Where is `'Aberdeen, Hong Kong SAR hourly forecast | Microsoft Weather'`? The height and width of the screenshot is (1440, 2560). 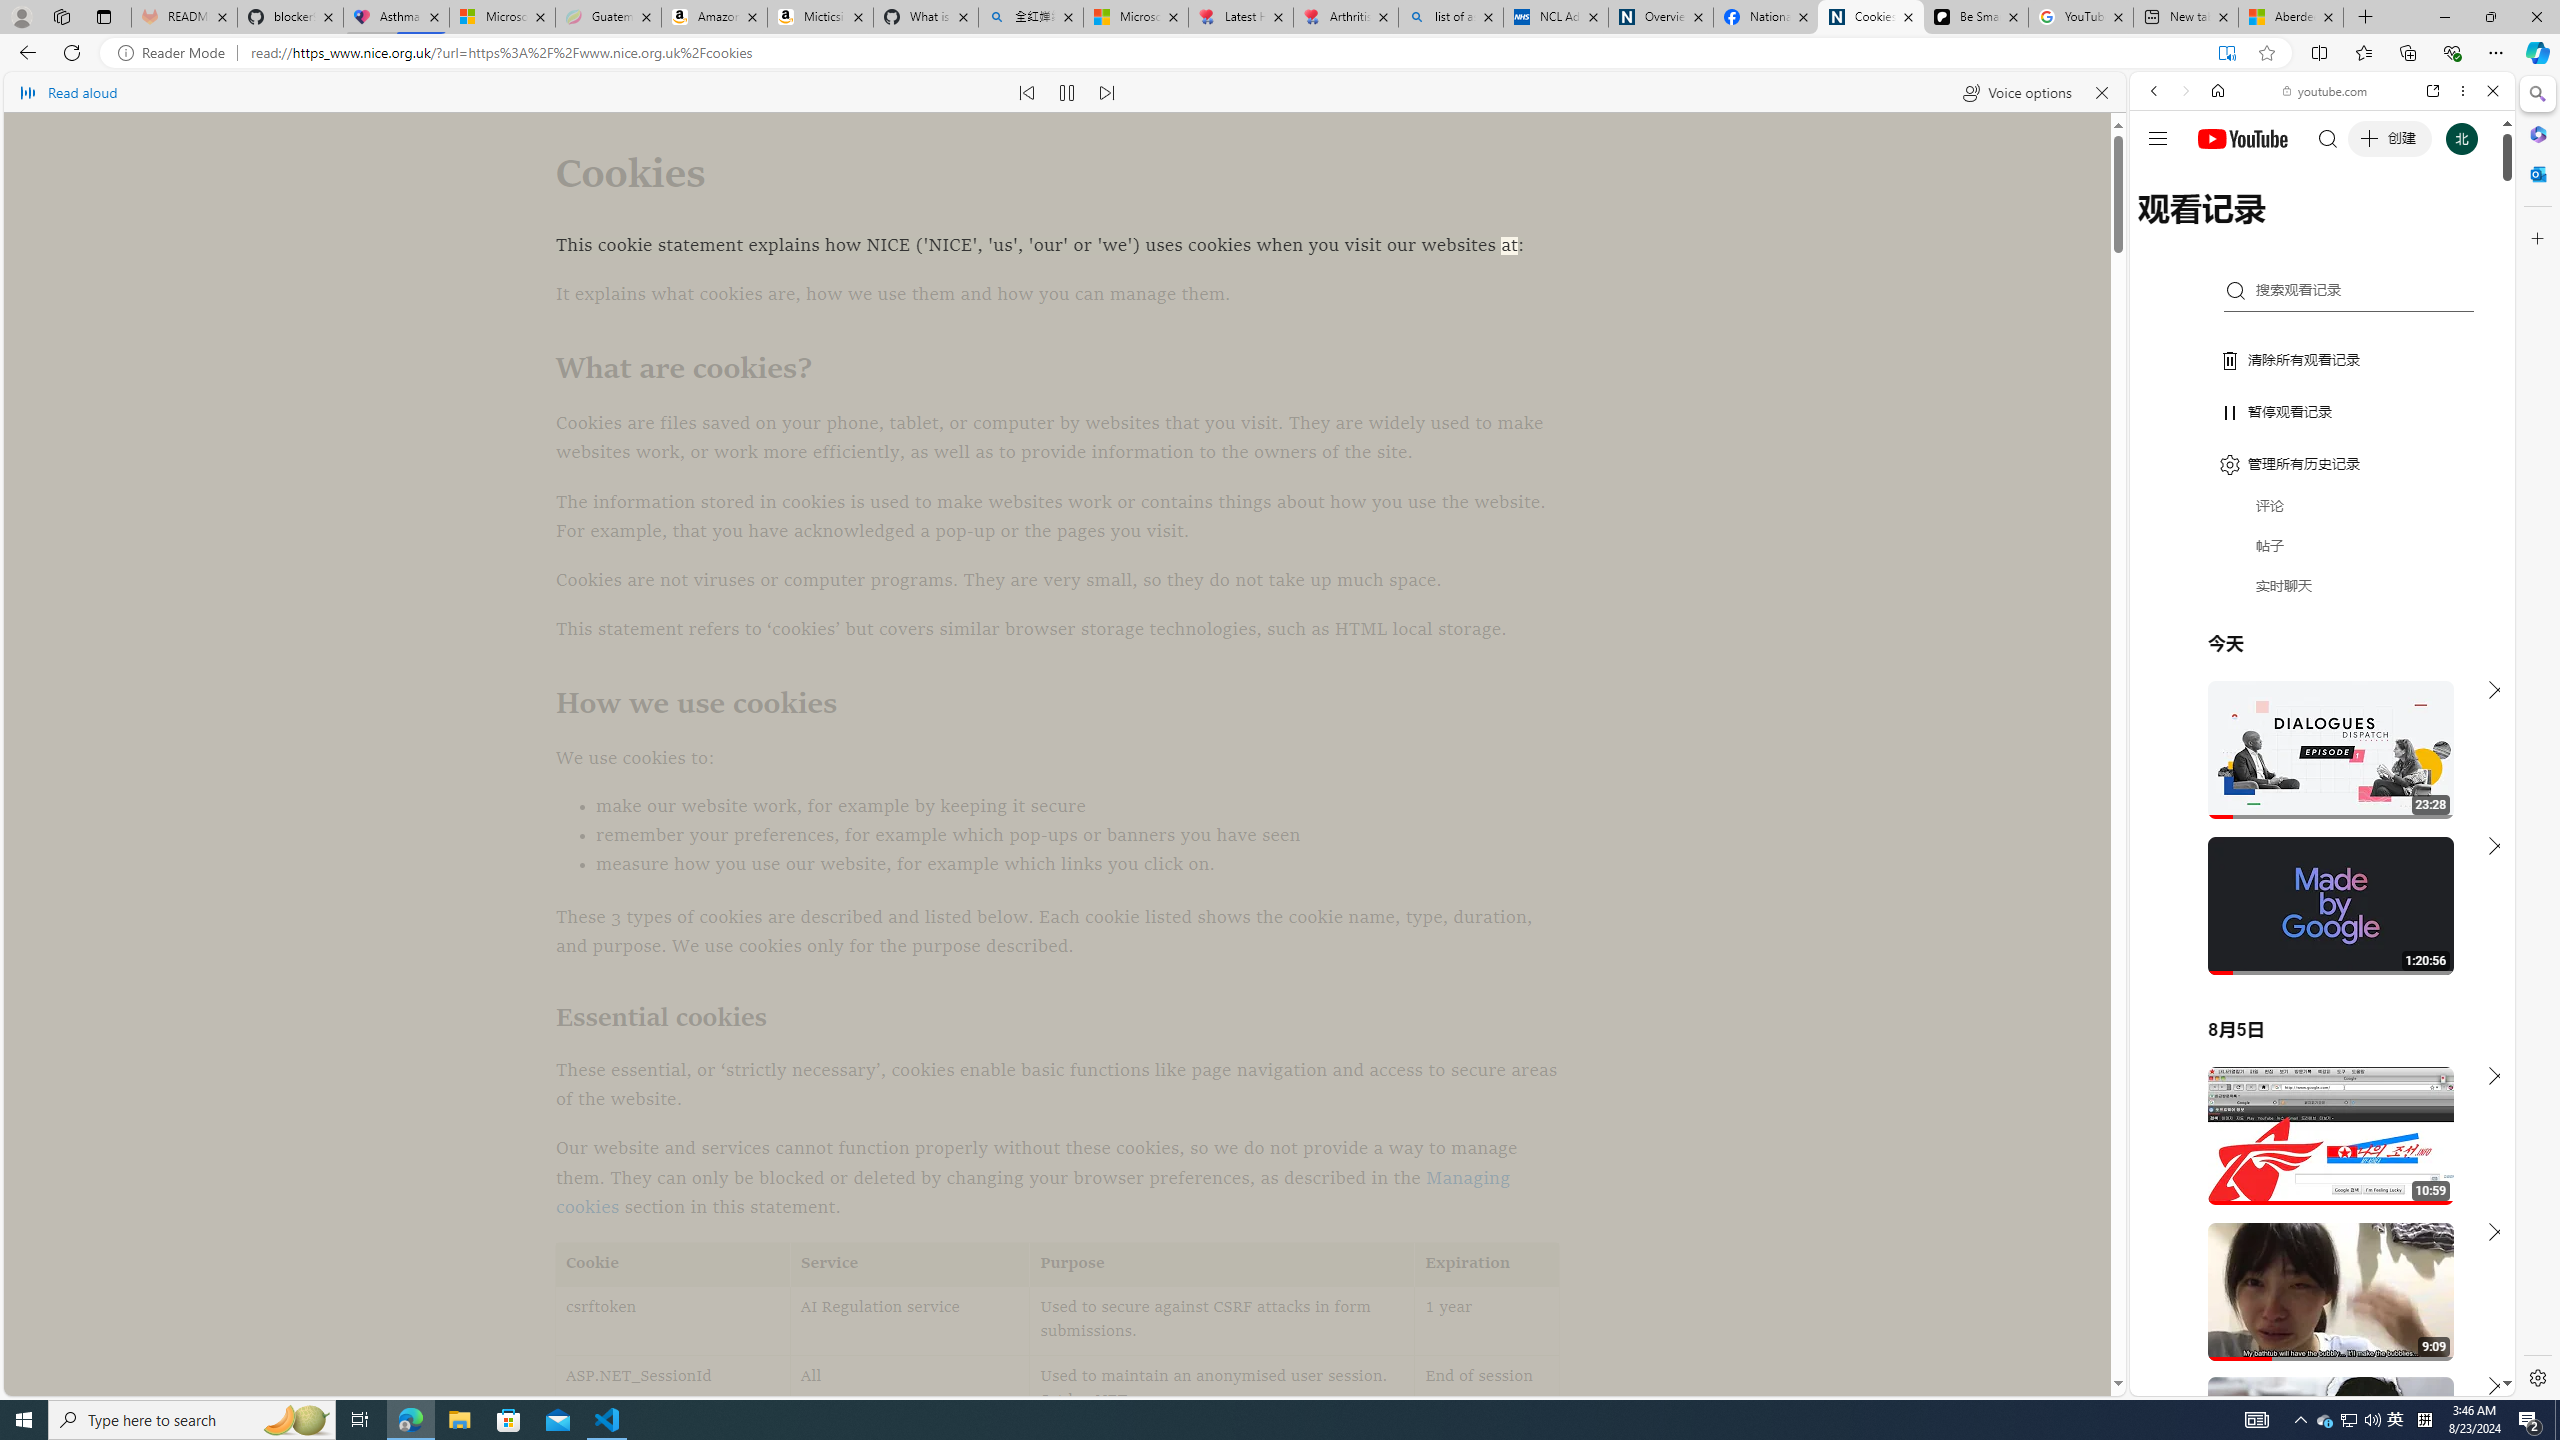 'Aberdeen, Hong Kong SAR hourly forecast | Microsoft Weather' is located at coordinates (2290, 16).